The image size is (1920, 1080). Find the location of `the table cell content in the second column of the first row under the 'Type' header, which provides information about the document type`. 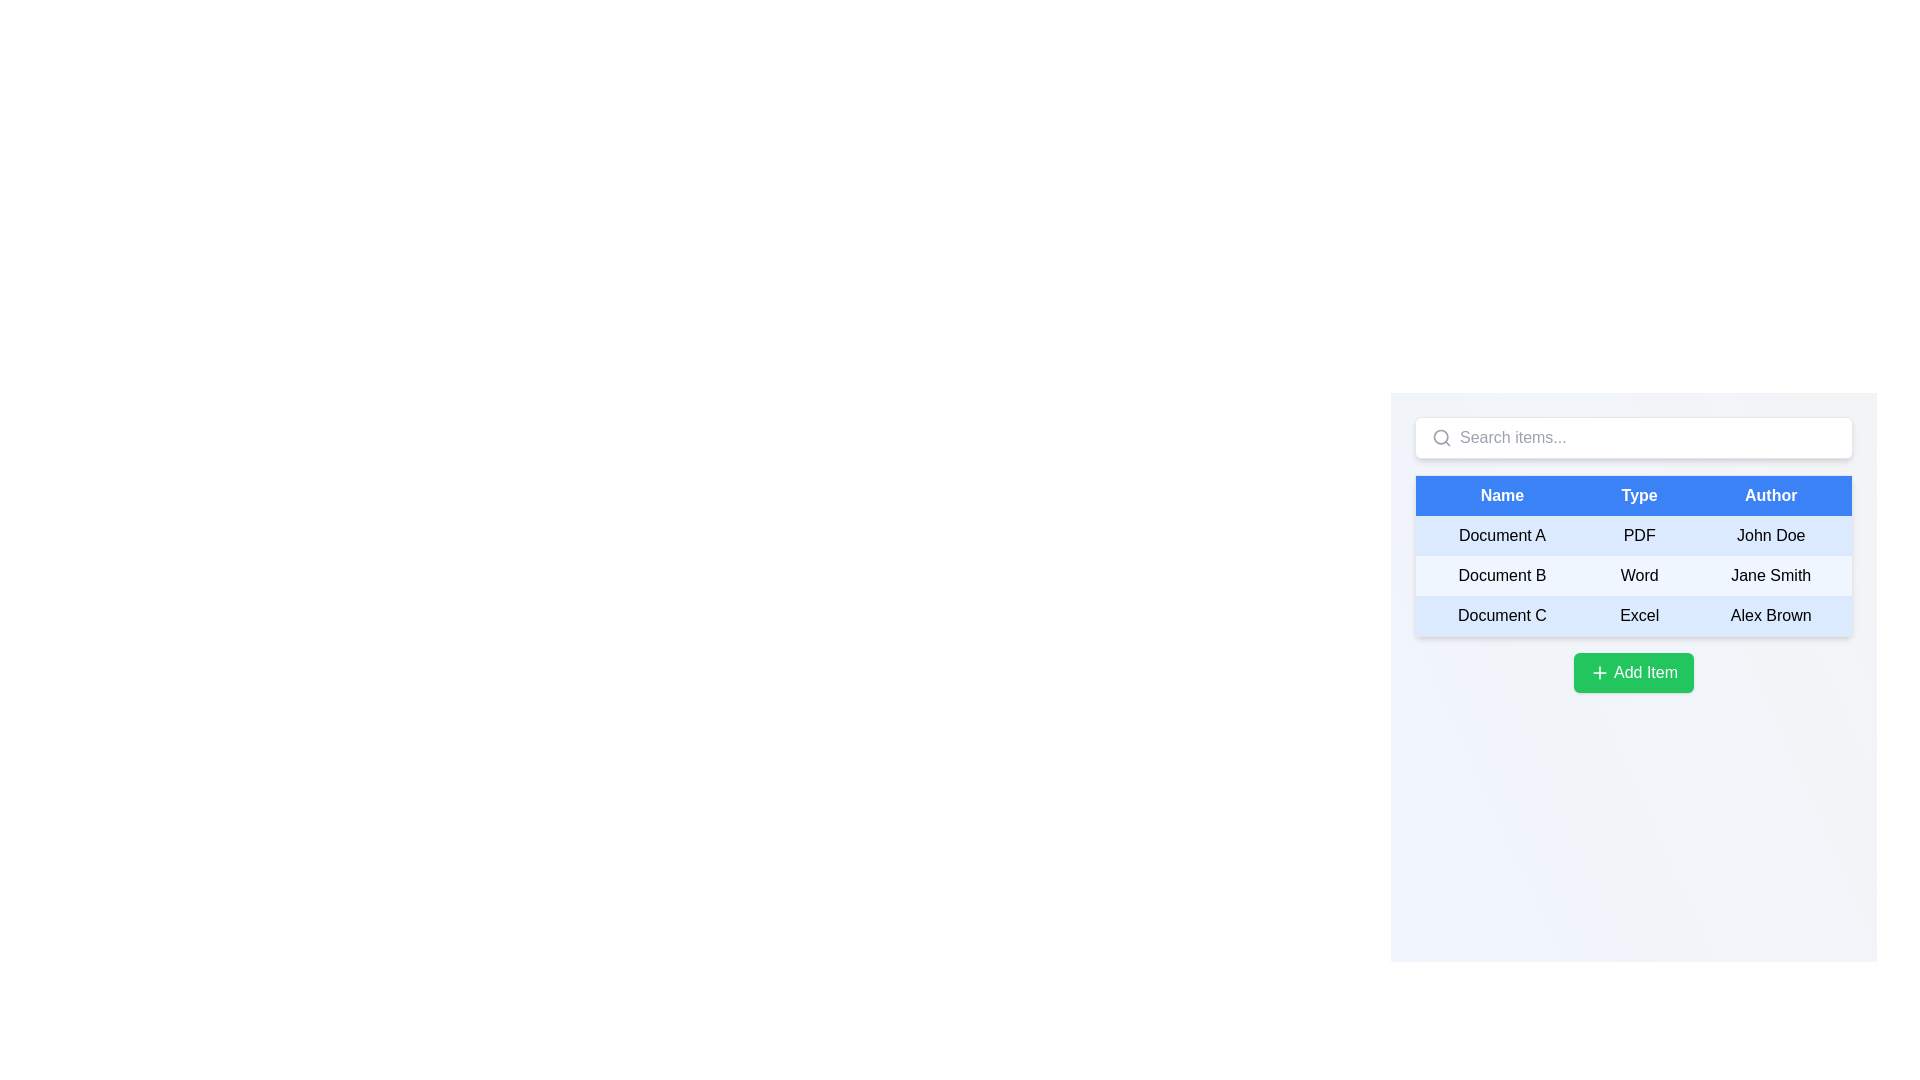

the table cell content in the second column of the first row under the 'Type' header, which provides information about the document type is located at coordinates (1633, 535).